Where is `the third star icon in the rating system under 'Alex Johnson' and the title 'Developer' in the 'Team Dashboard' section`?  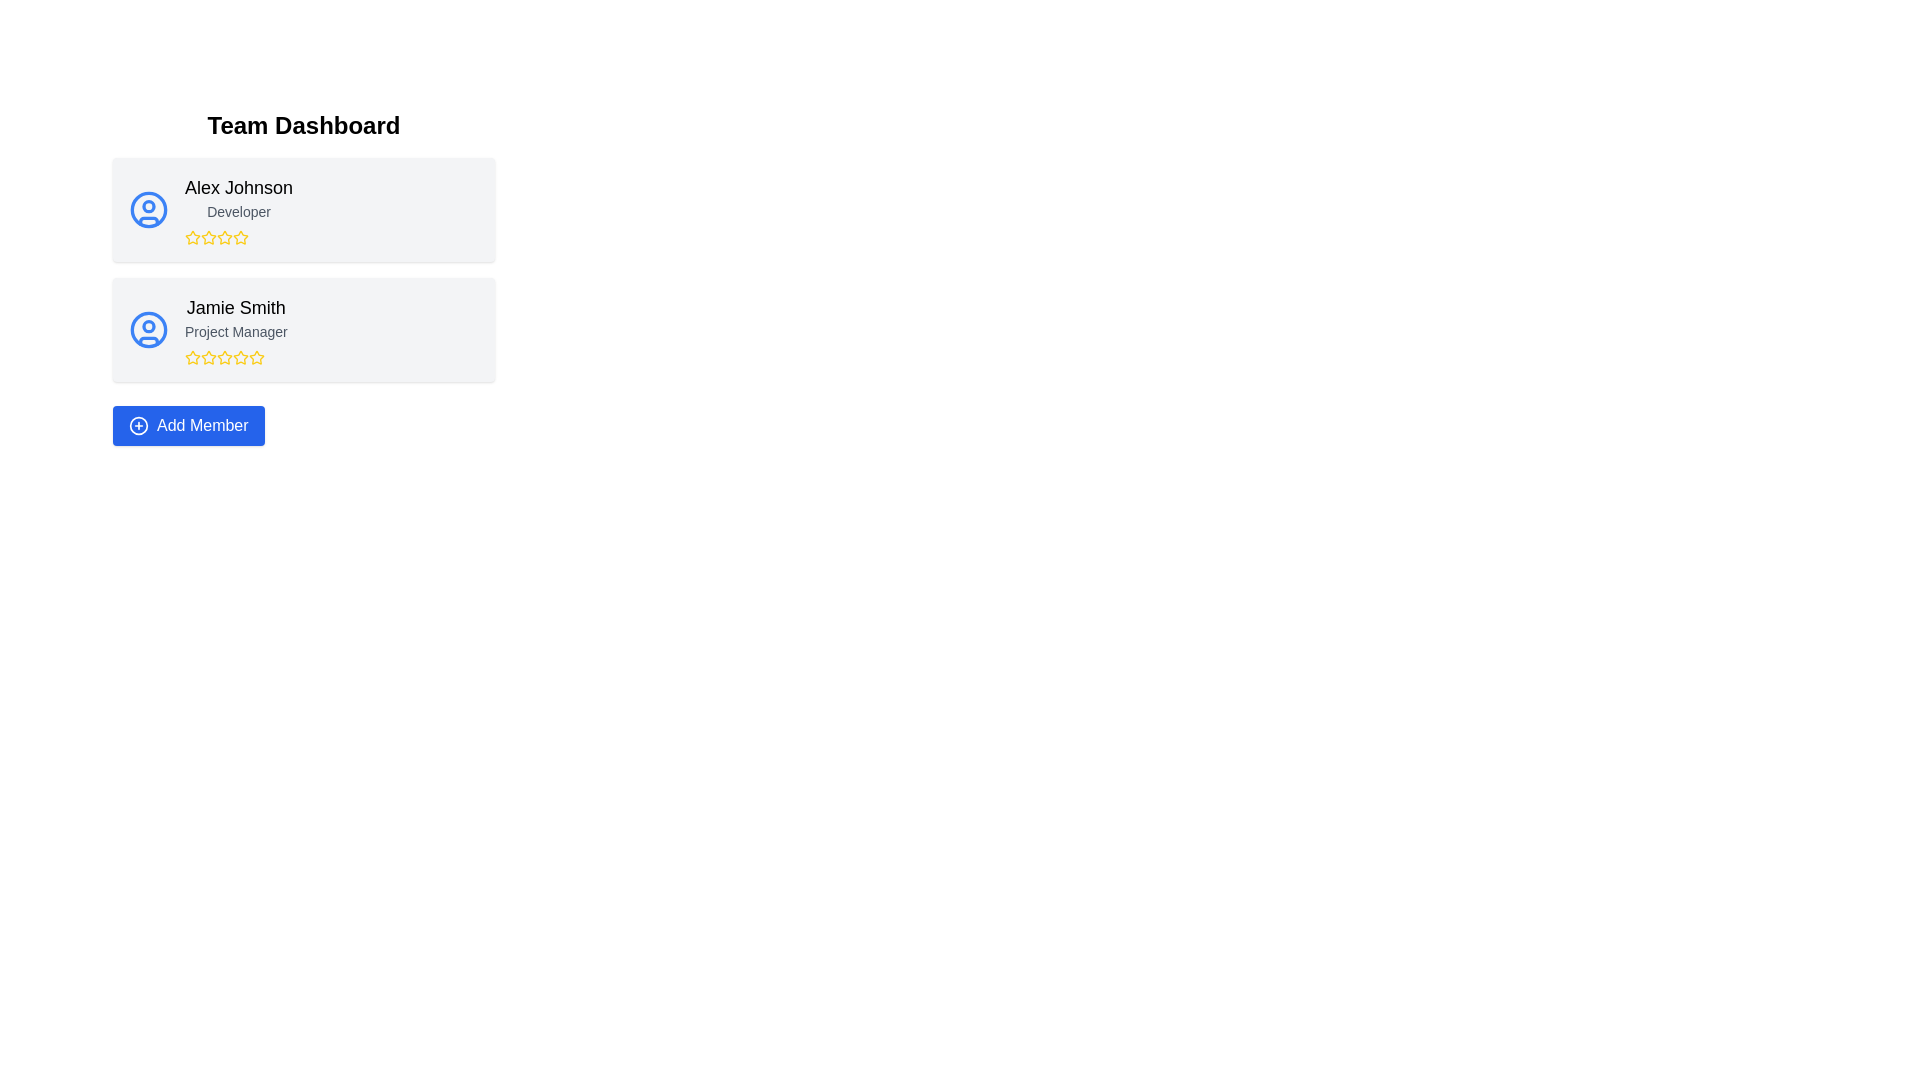 the third star icon in the rating system under 'Alex Johnson' and the title 'Developer' in the 'Team Dashboard' section is located at coordinates (209, 237).